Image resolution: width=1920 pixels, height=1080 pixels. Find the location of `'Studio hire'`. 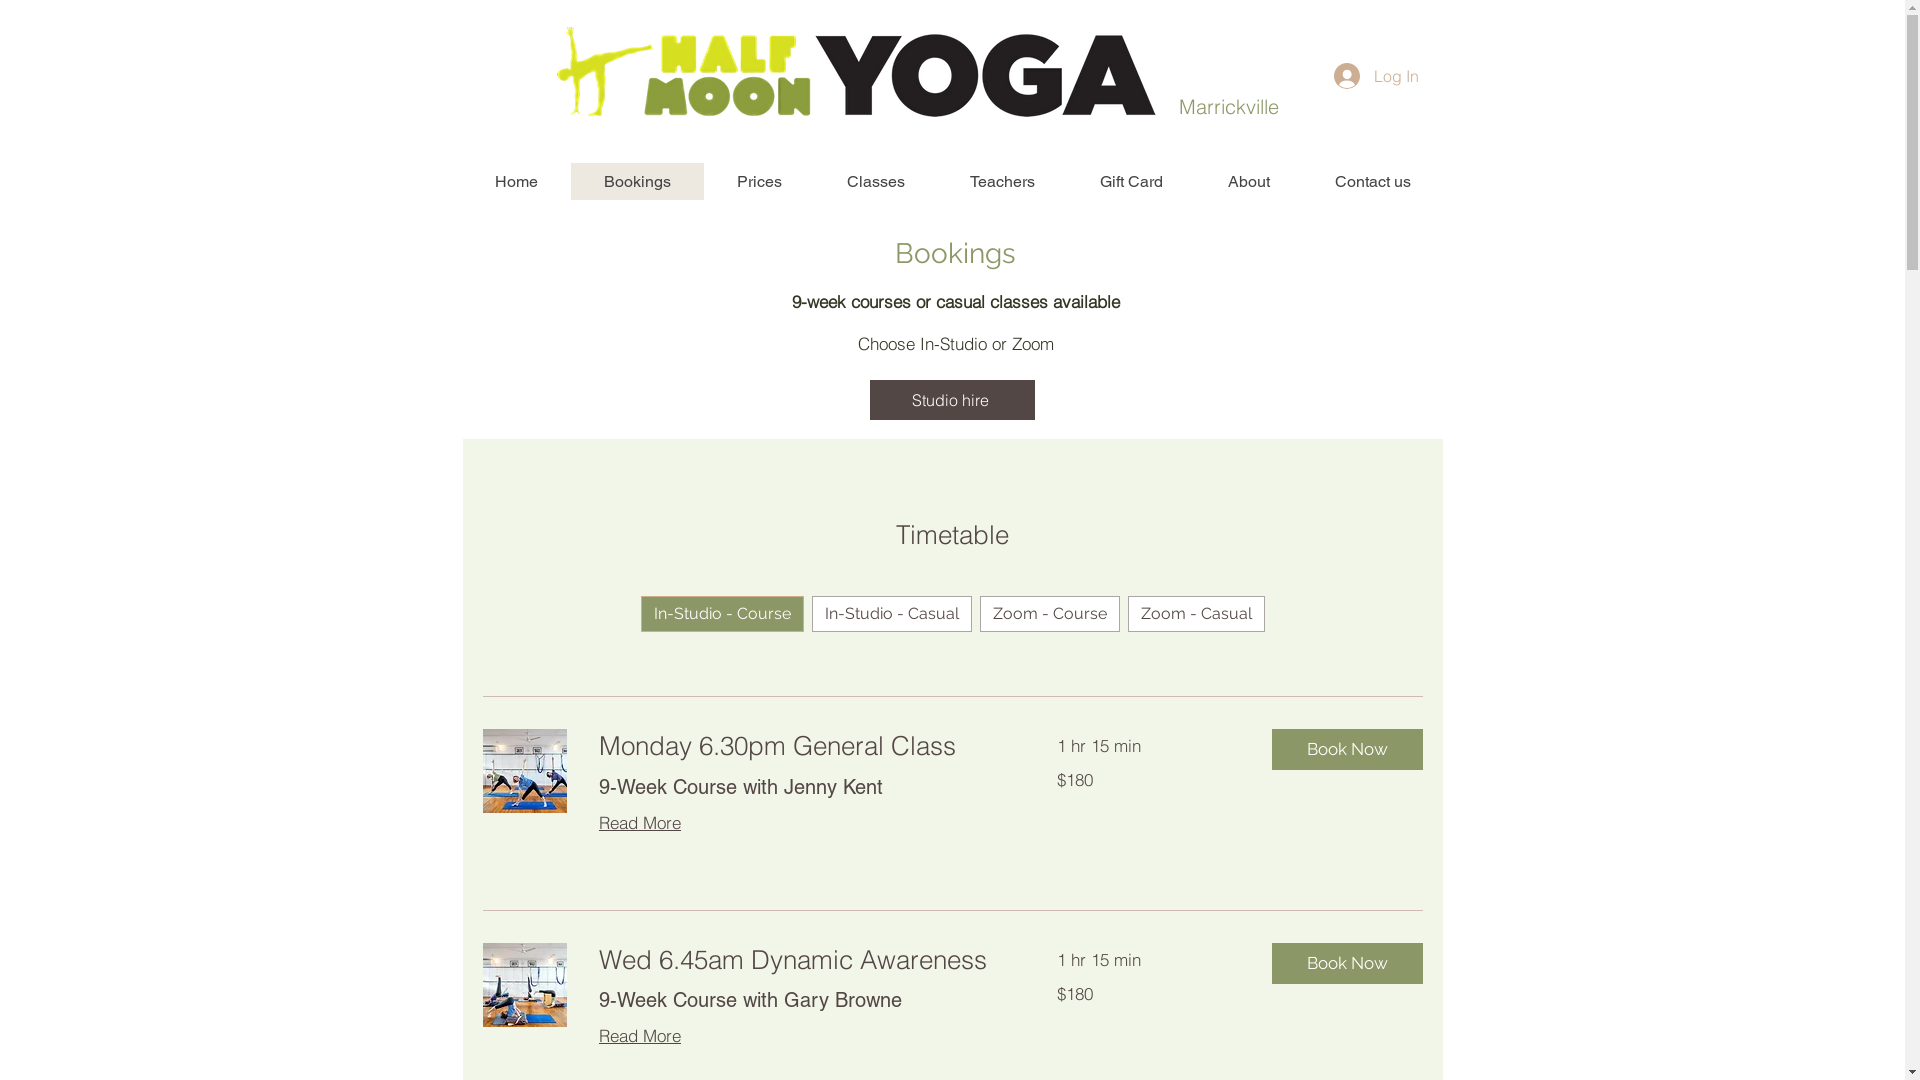

'Studio hire' is located at coordinates (951, 400).